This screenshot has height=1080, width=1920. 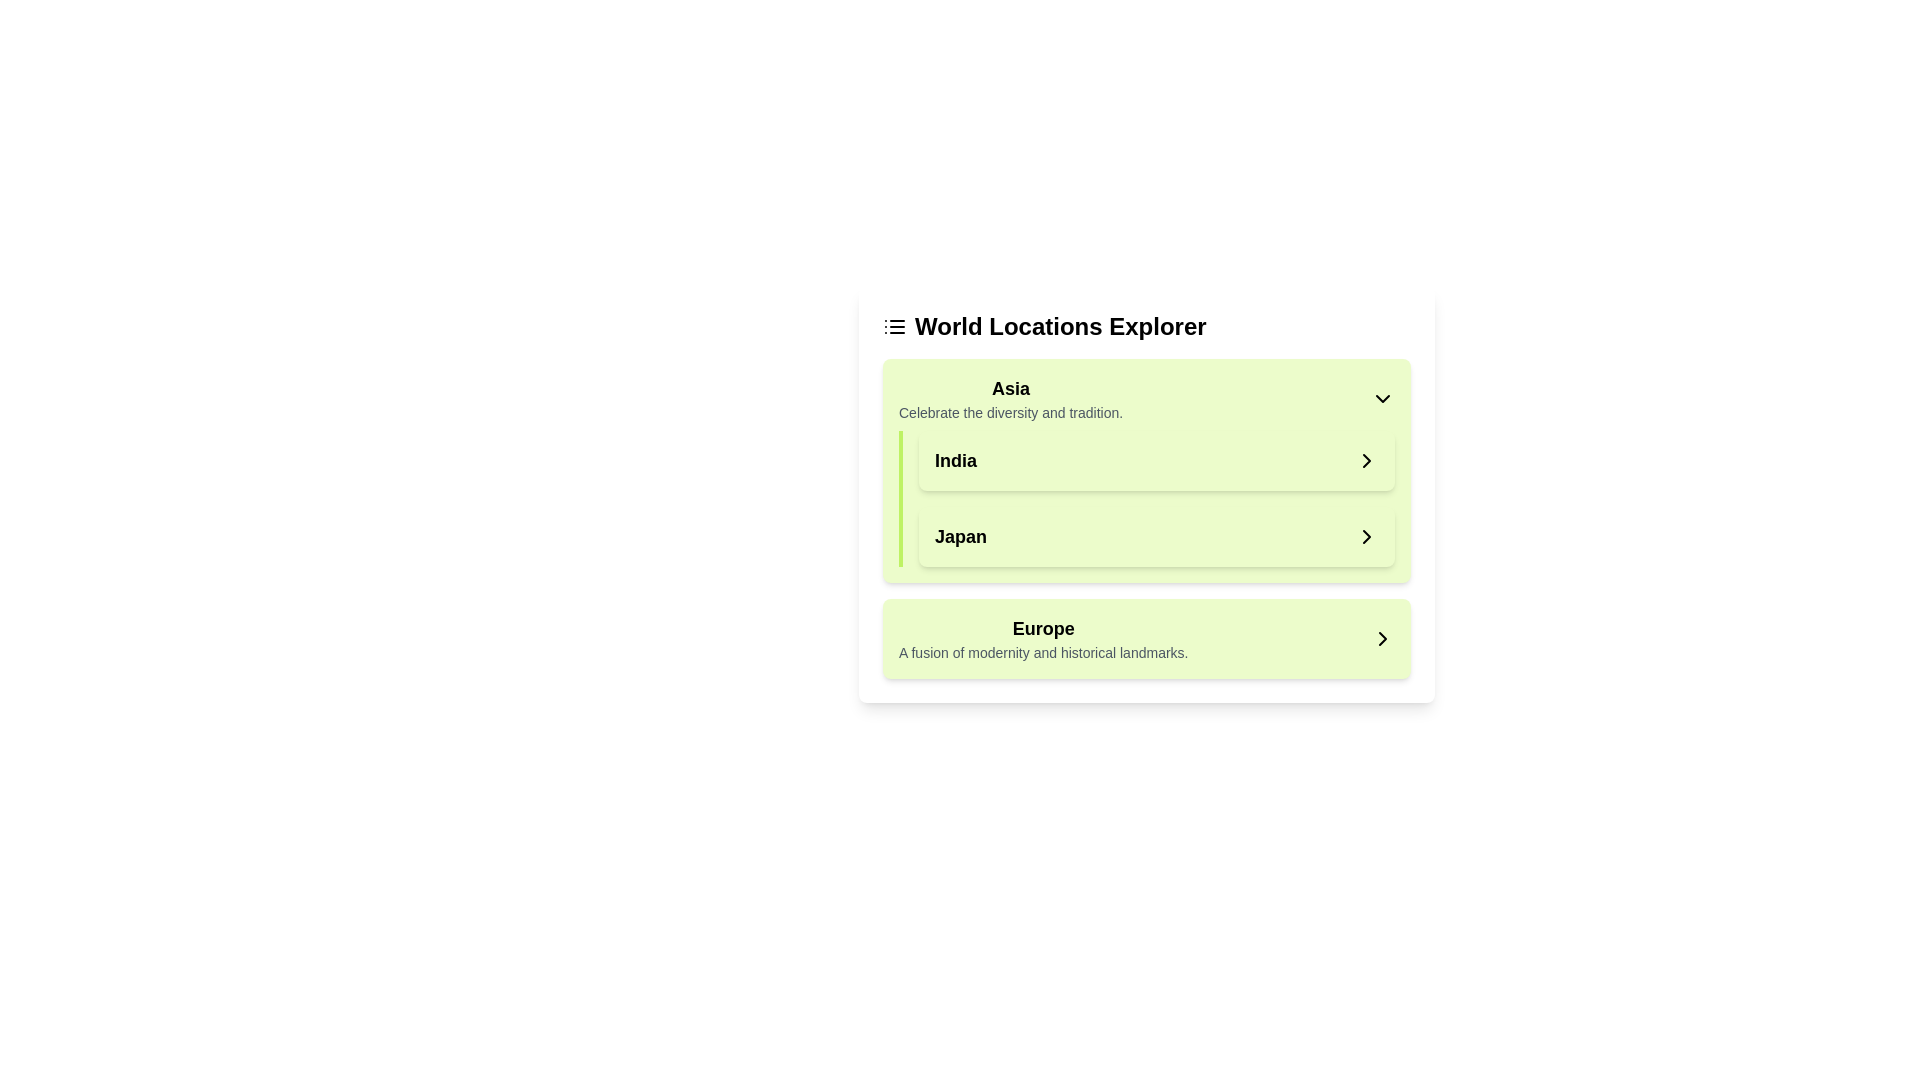 I want to click on descriptive label text located directly below the 'Asia' label in the green section, so click(x=1011, y=411).